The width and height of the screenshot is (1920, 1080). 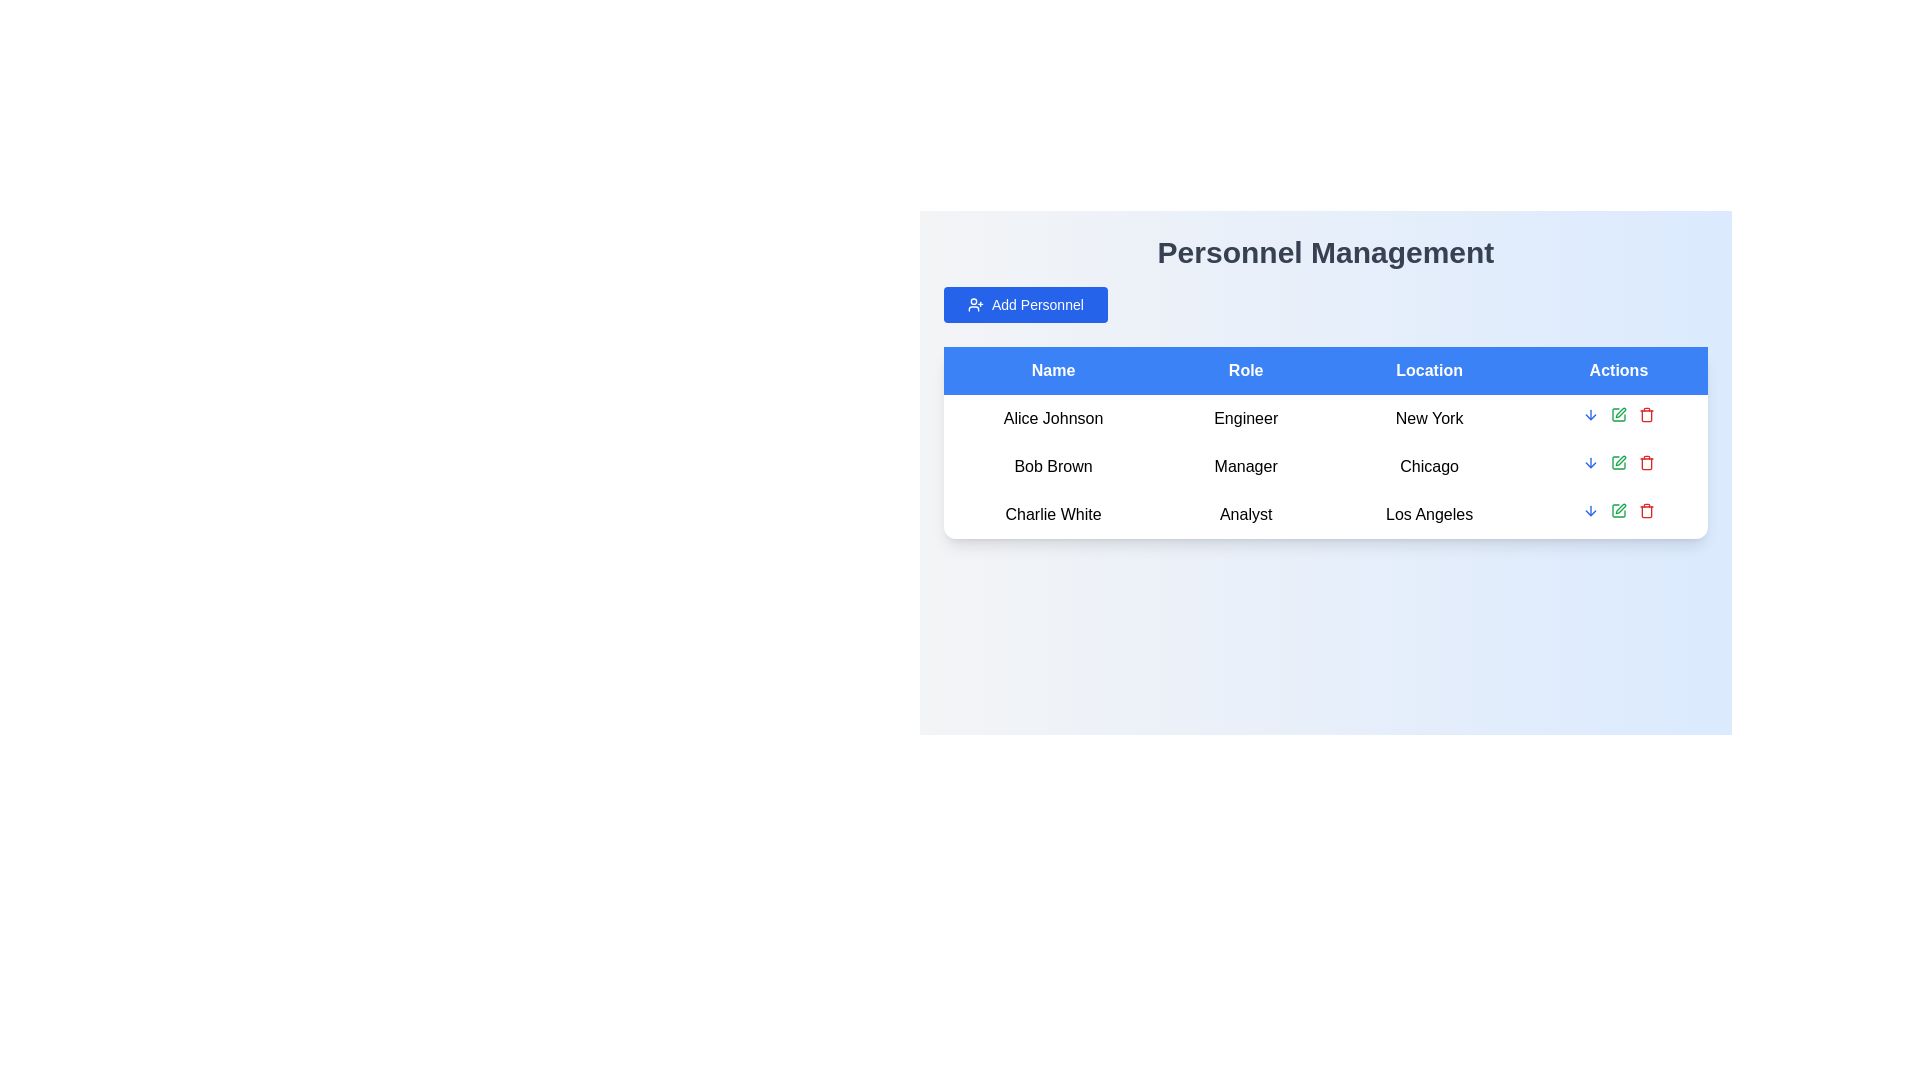 What do you see at coordinates (1646, 462) in the screenshot?
I see `the delete button located in the 'Actions' column of the second row in the table below the 'Personnel Management' title` at bounding box center [1646, 462].